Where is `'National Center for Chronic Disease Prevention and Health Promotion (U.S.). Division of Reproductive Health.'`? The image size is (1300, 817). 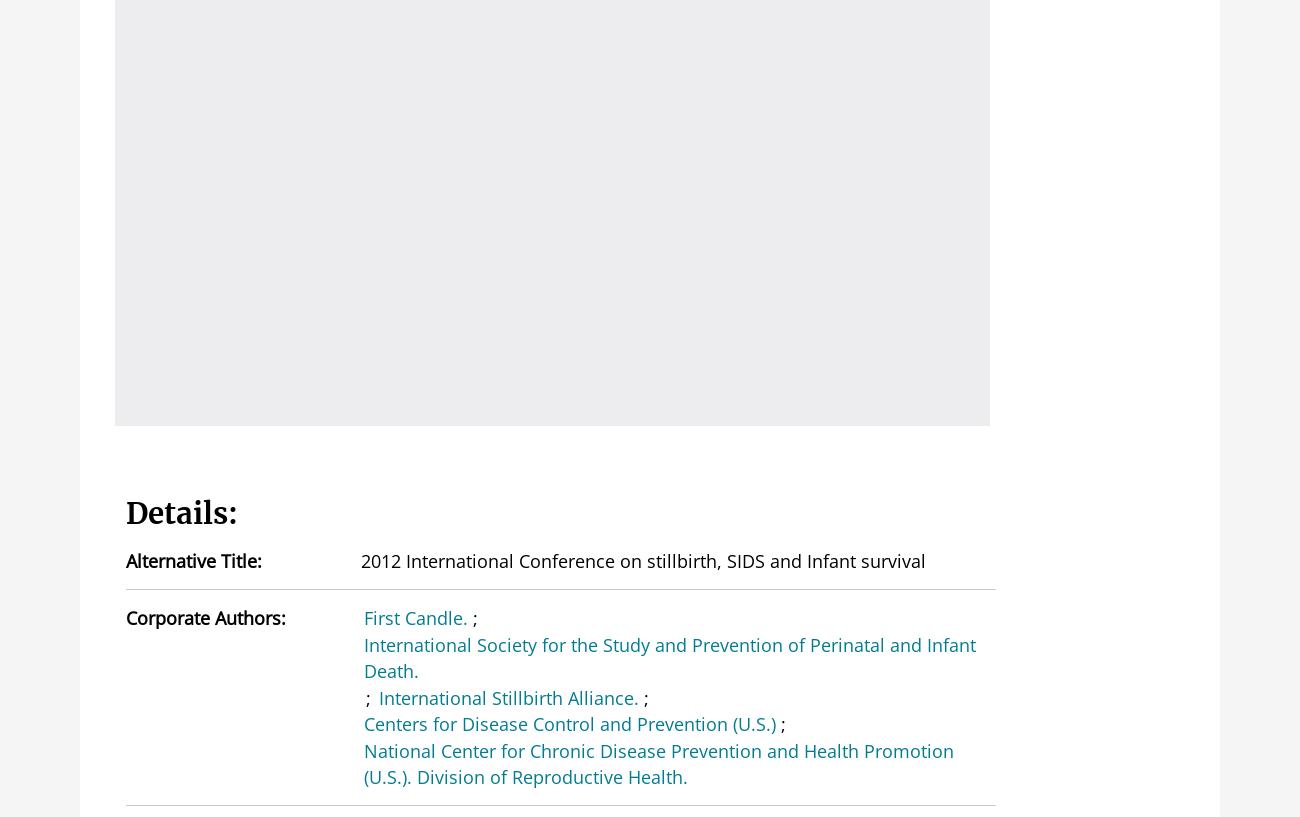
'National Center for Chronic Disease Prevention and Health Promotion (U.S.). Division of Reproductive Health.' is located at coordinates (657, 762).